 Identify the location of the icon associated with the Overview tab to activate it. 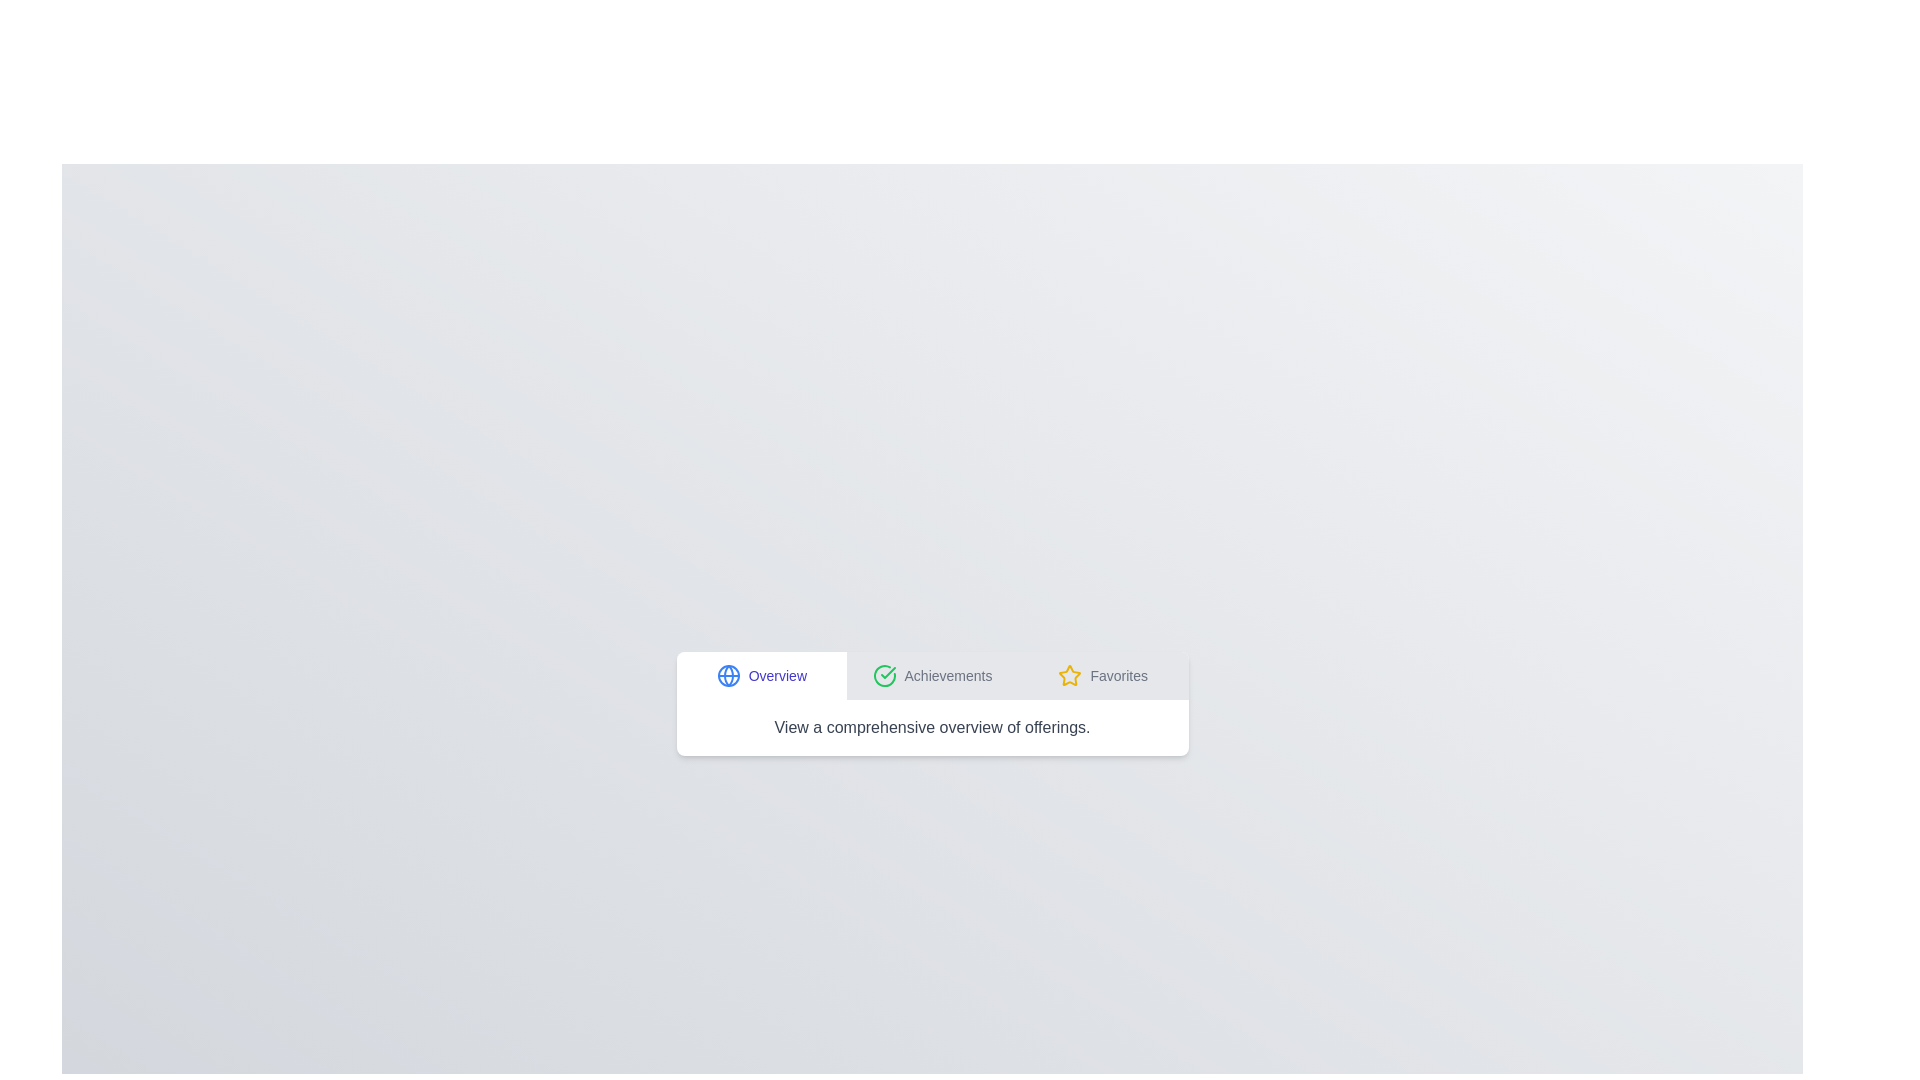
(727, 675).